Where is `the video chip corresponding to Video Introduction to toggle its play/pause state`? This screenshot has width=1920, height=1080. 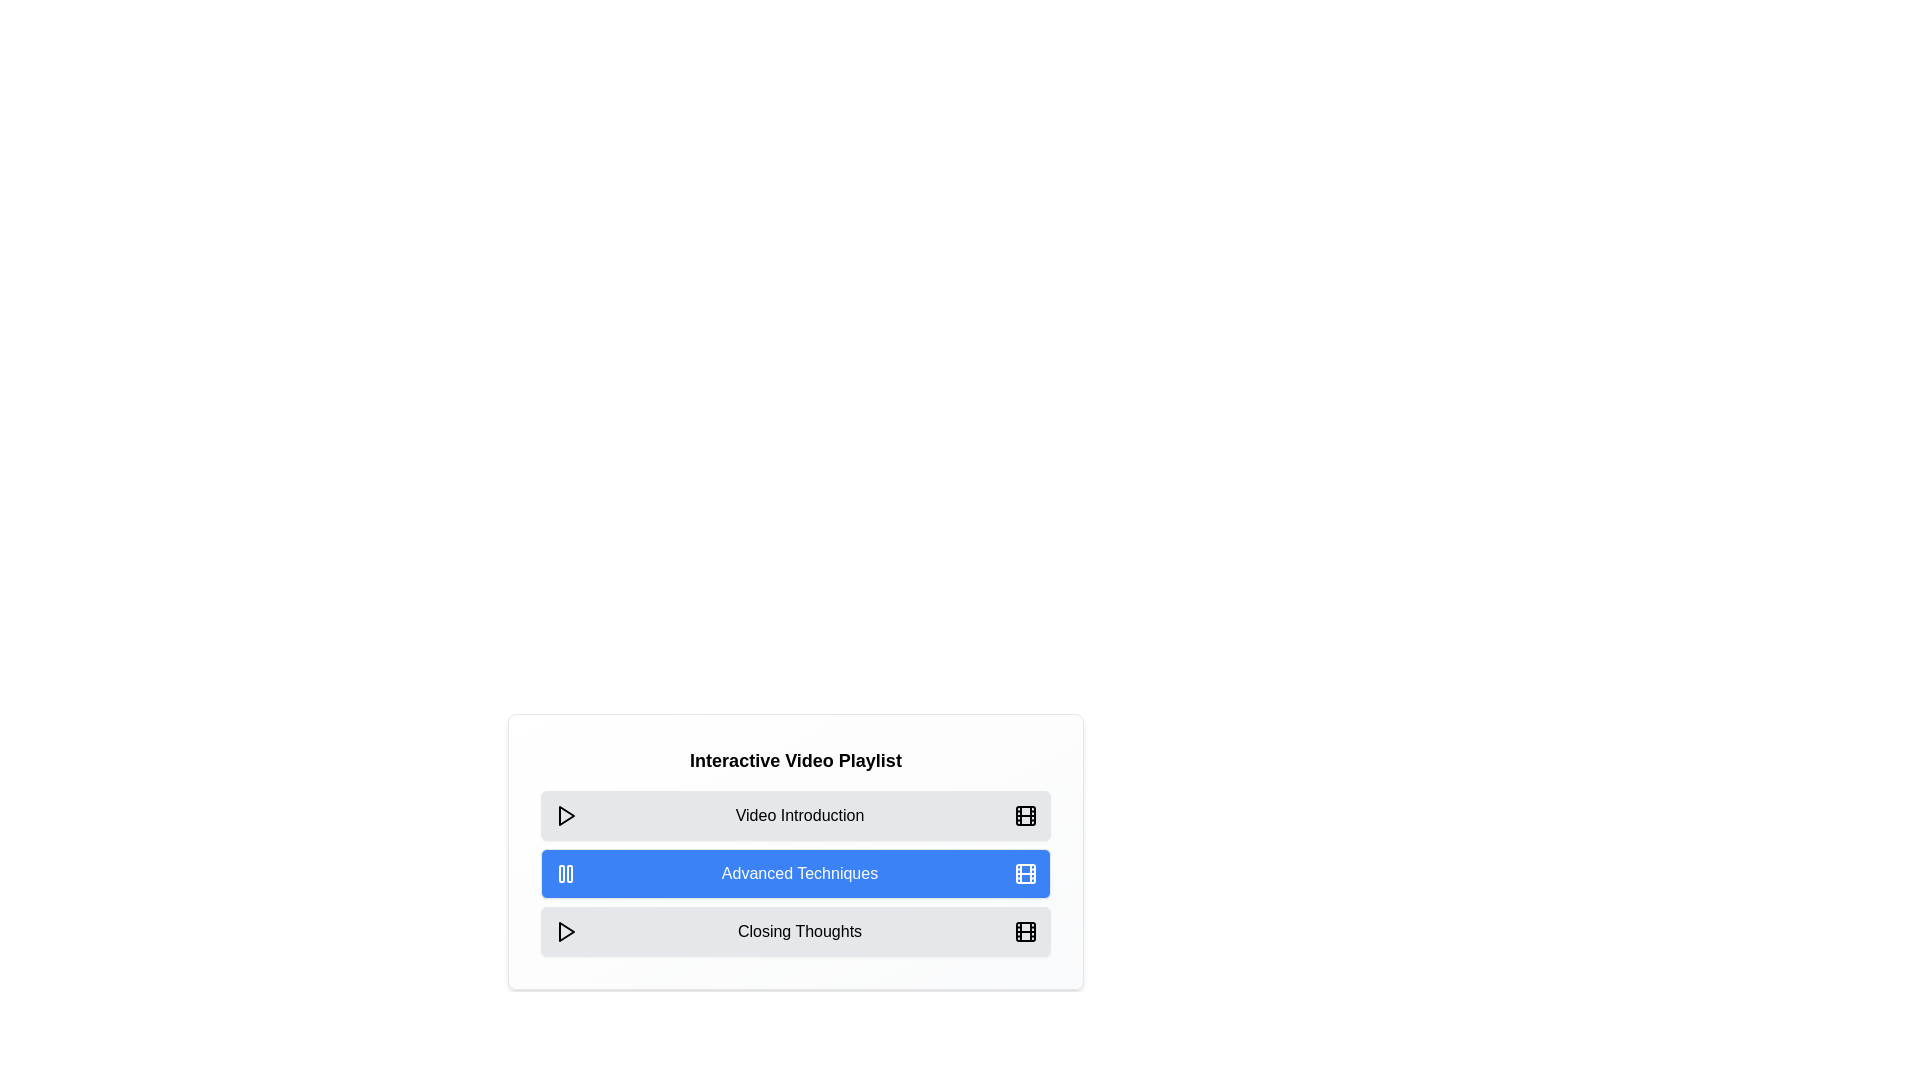
the video chip corresponding to Video Introduction to toggle its play/pause state is located at coordinates (795, 816).